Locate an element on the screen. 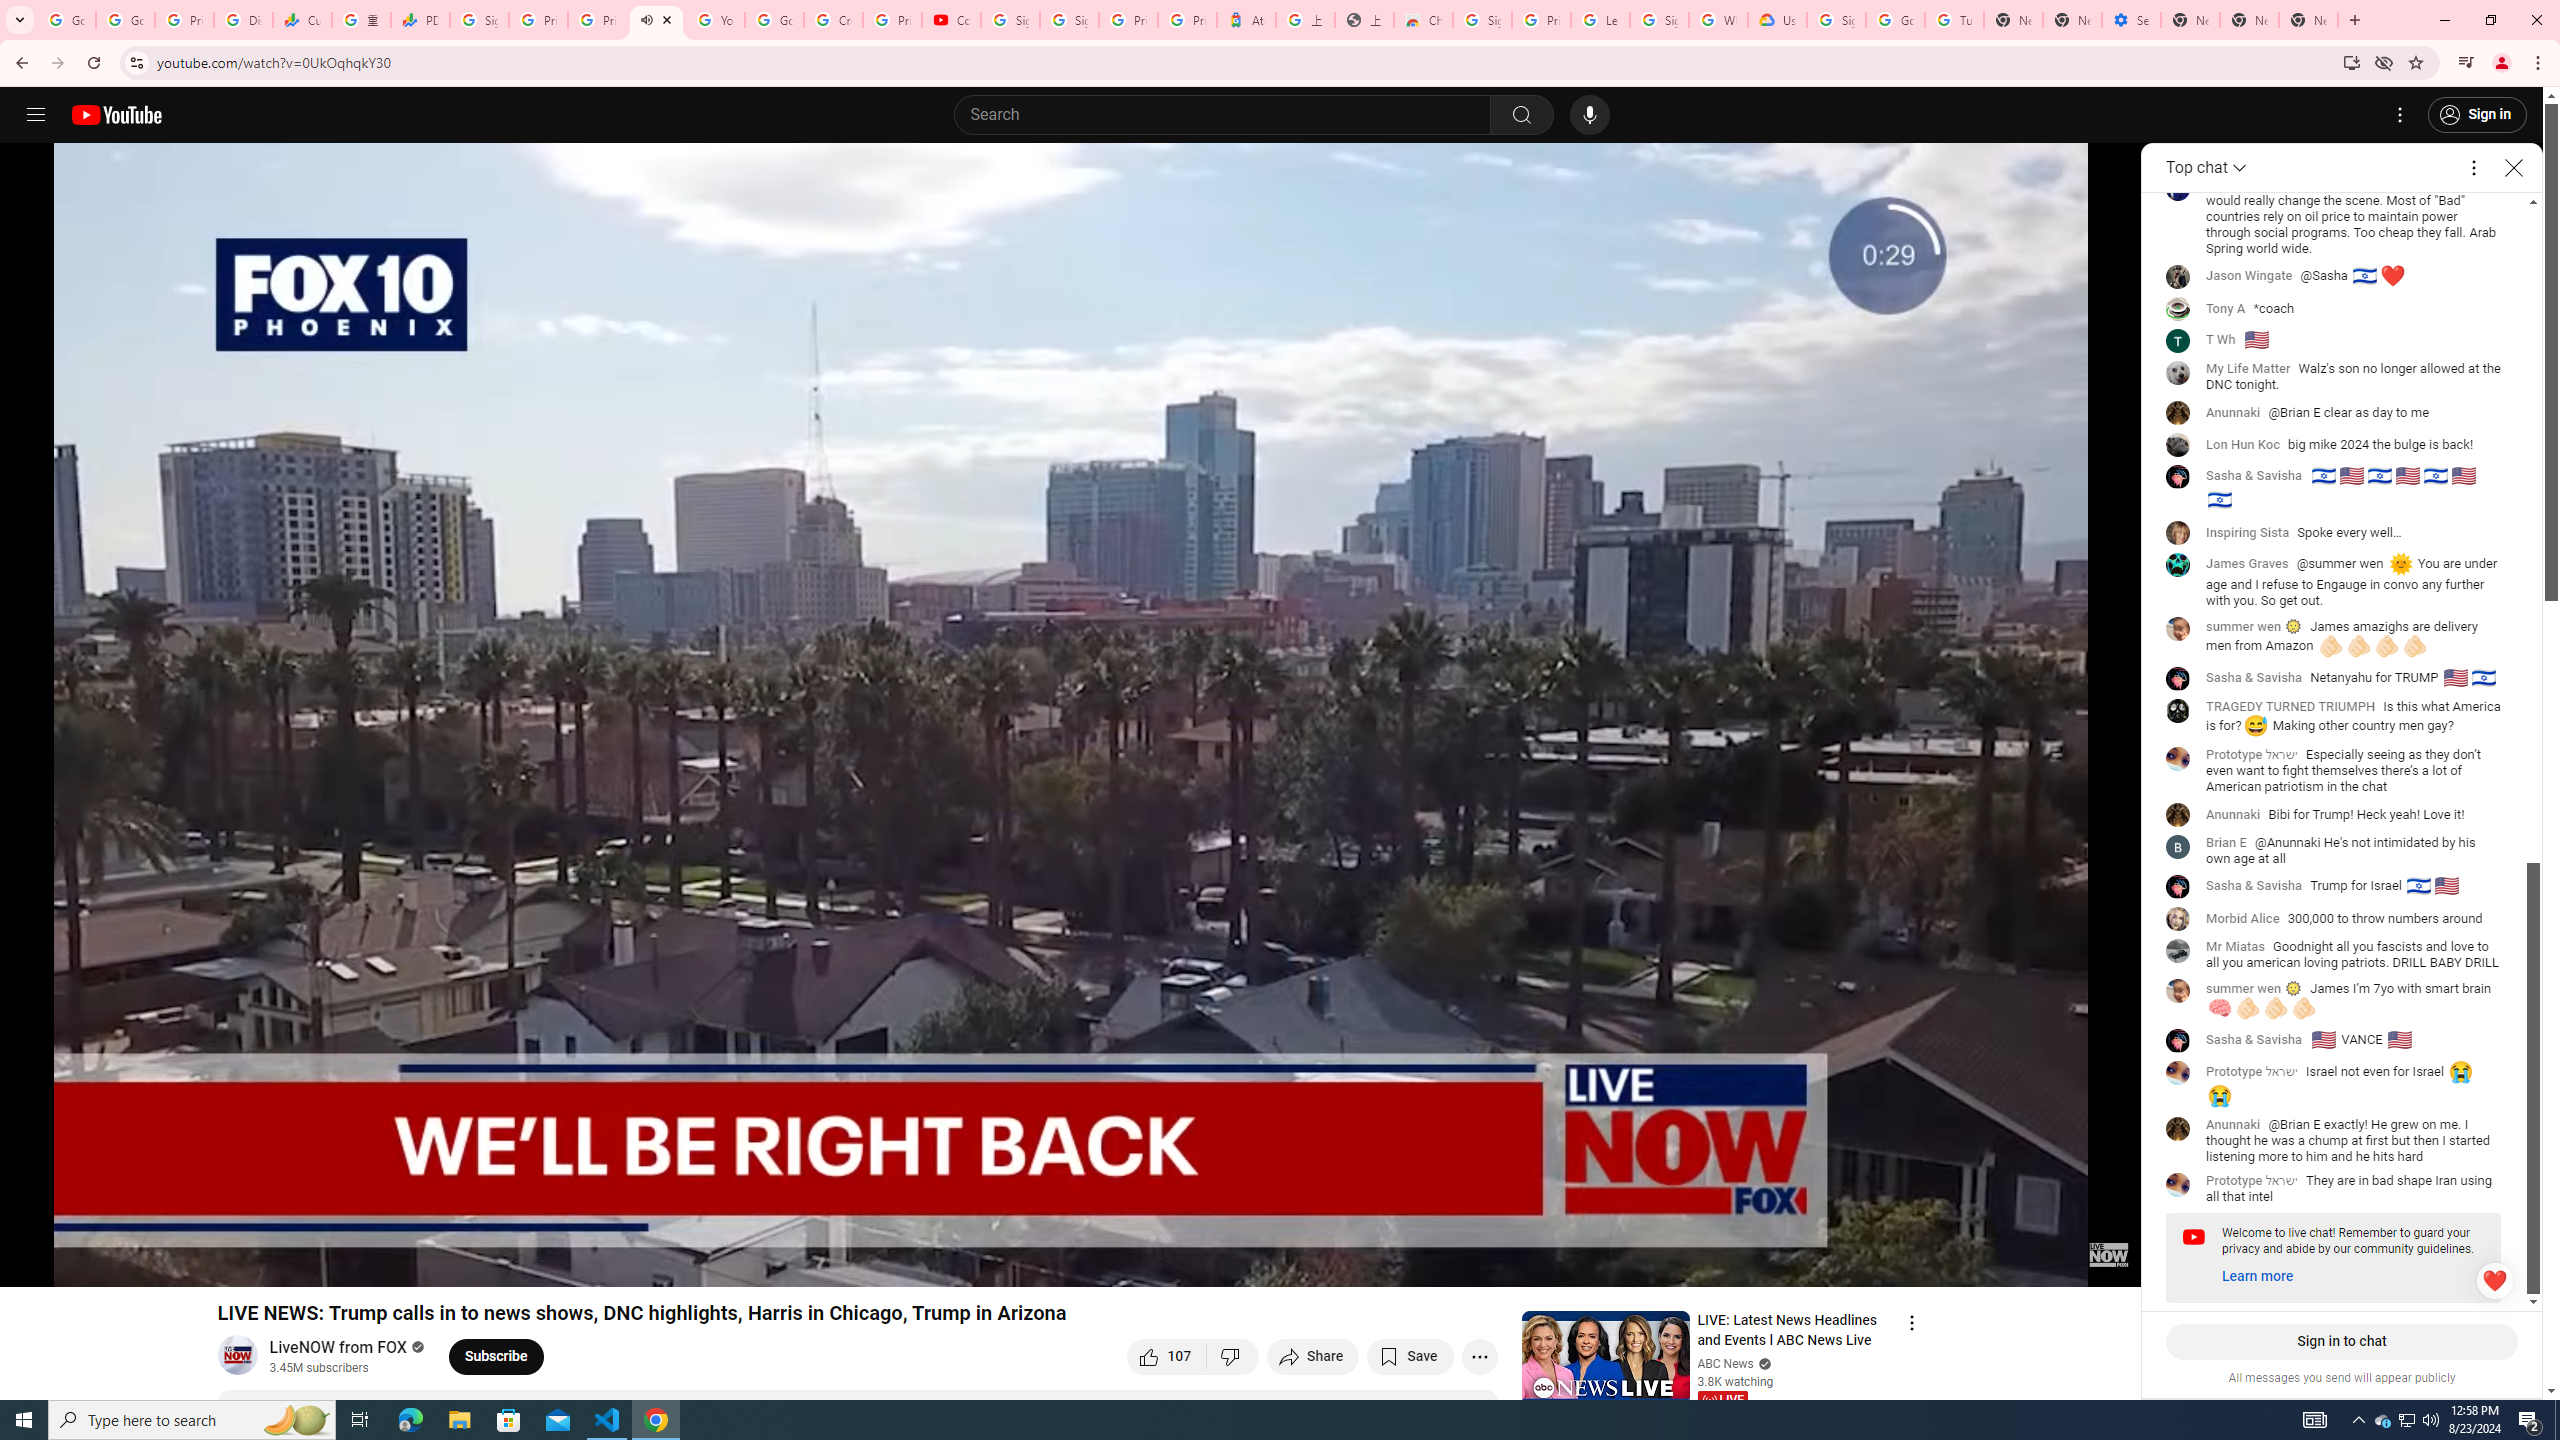 This screenshot has height=1440, width=2560. 'Share' is located at coordinates (1312, 1355).